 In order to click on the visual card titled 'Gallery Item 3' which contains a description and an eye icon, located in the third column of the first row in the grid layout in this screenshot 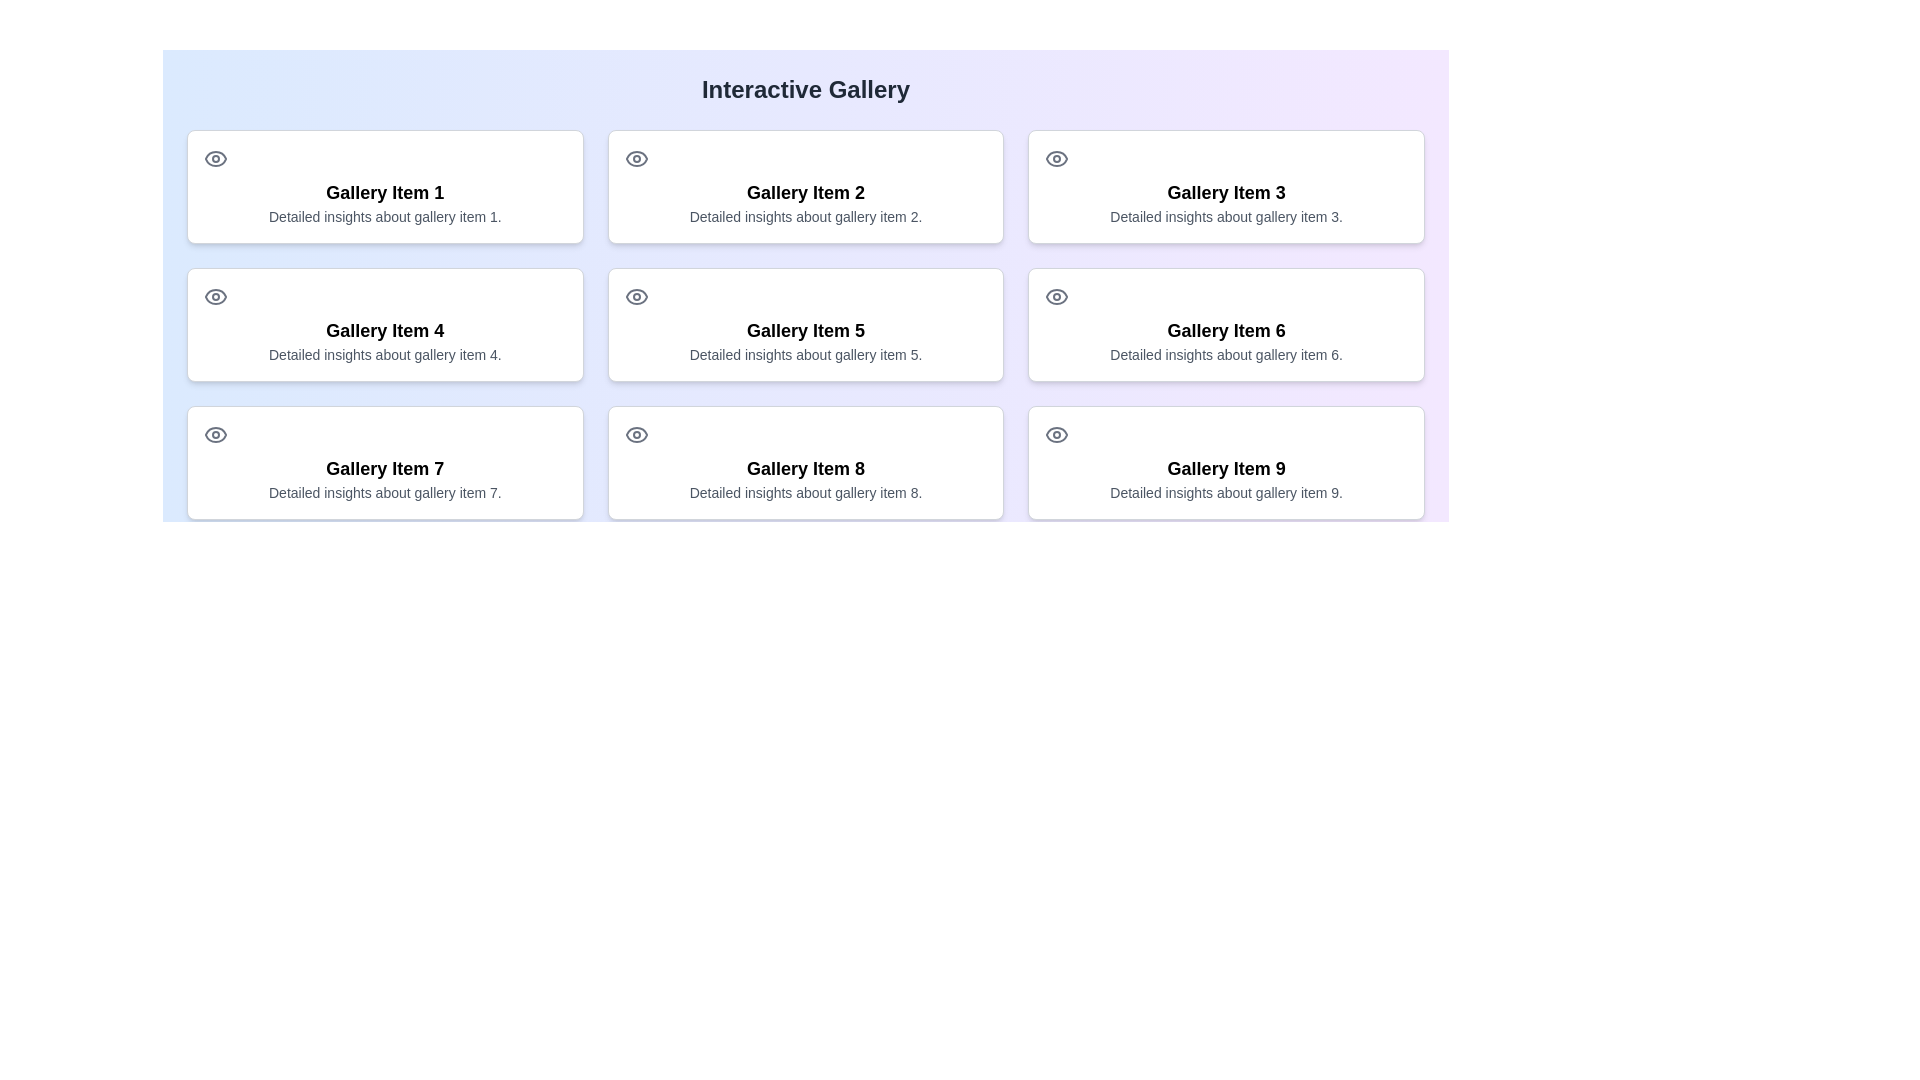, I will do `click(1225, 186)`.